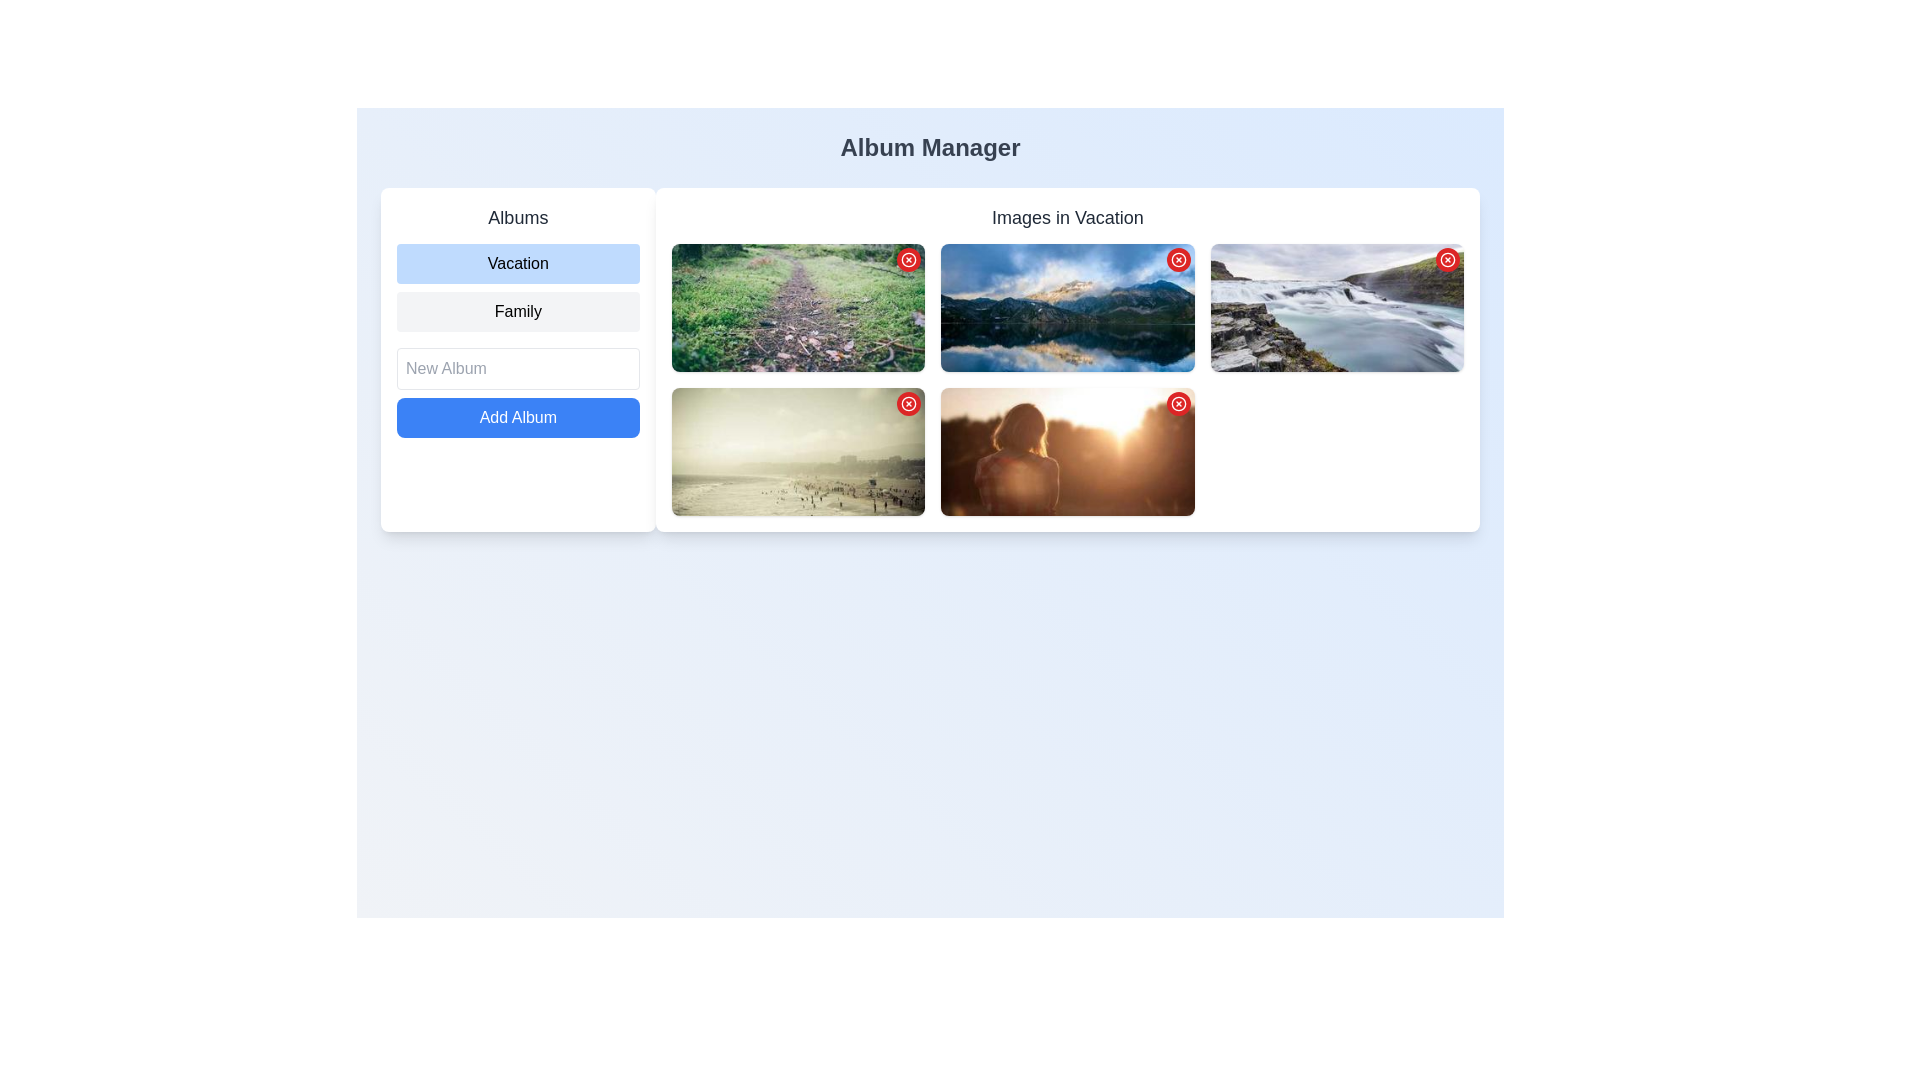  I want to click on the first button in the 'Albums' section to observe the background color change, so click(518, 262).